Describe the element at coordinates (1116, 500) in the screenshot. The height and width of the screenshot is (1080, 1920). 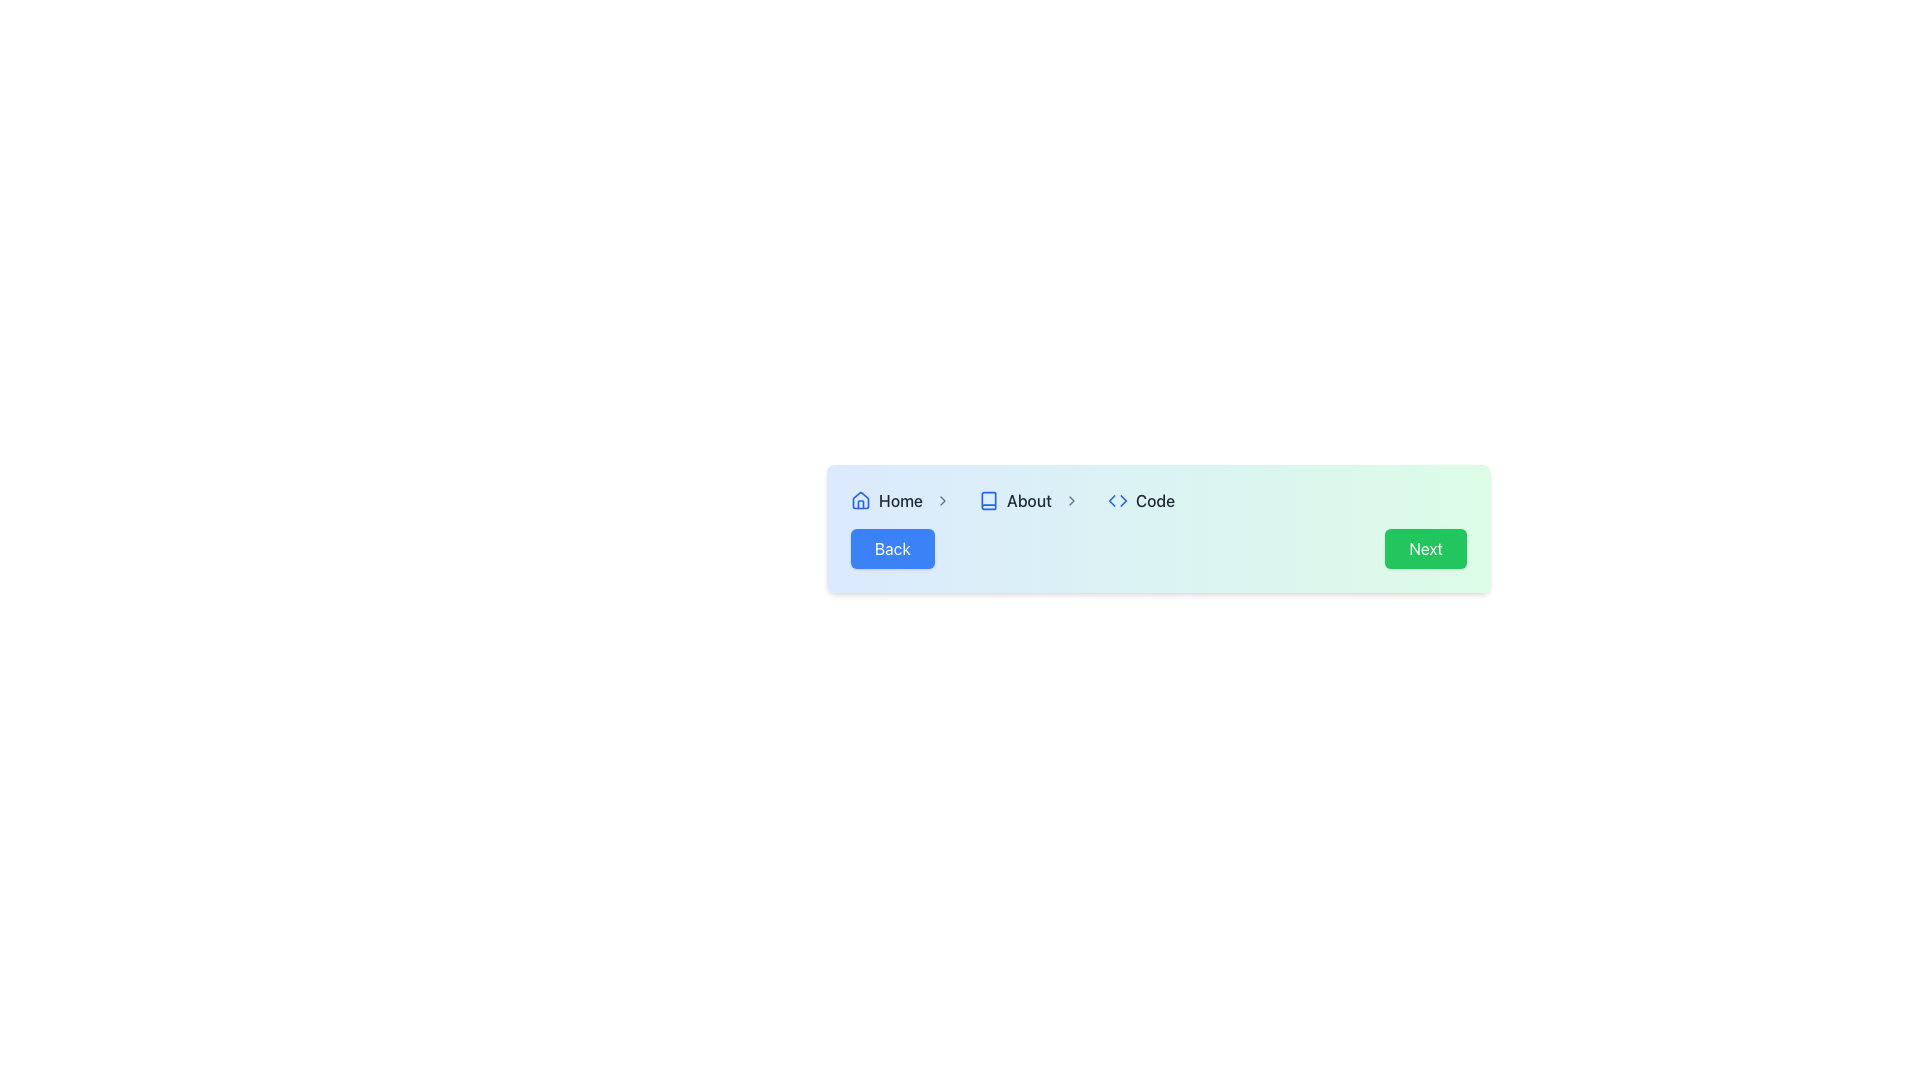
I see `the decorative icon located in the horizontal navigation bar, situated between the 'About' and 'Code' text links` at that location.